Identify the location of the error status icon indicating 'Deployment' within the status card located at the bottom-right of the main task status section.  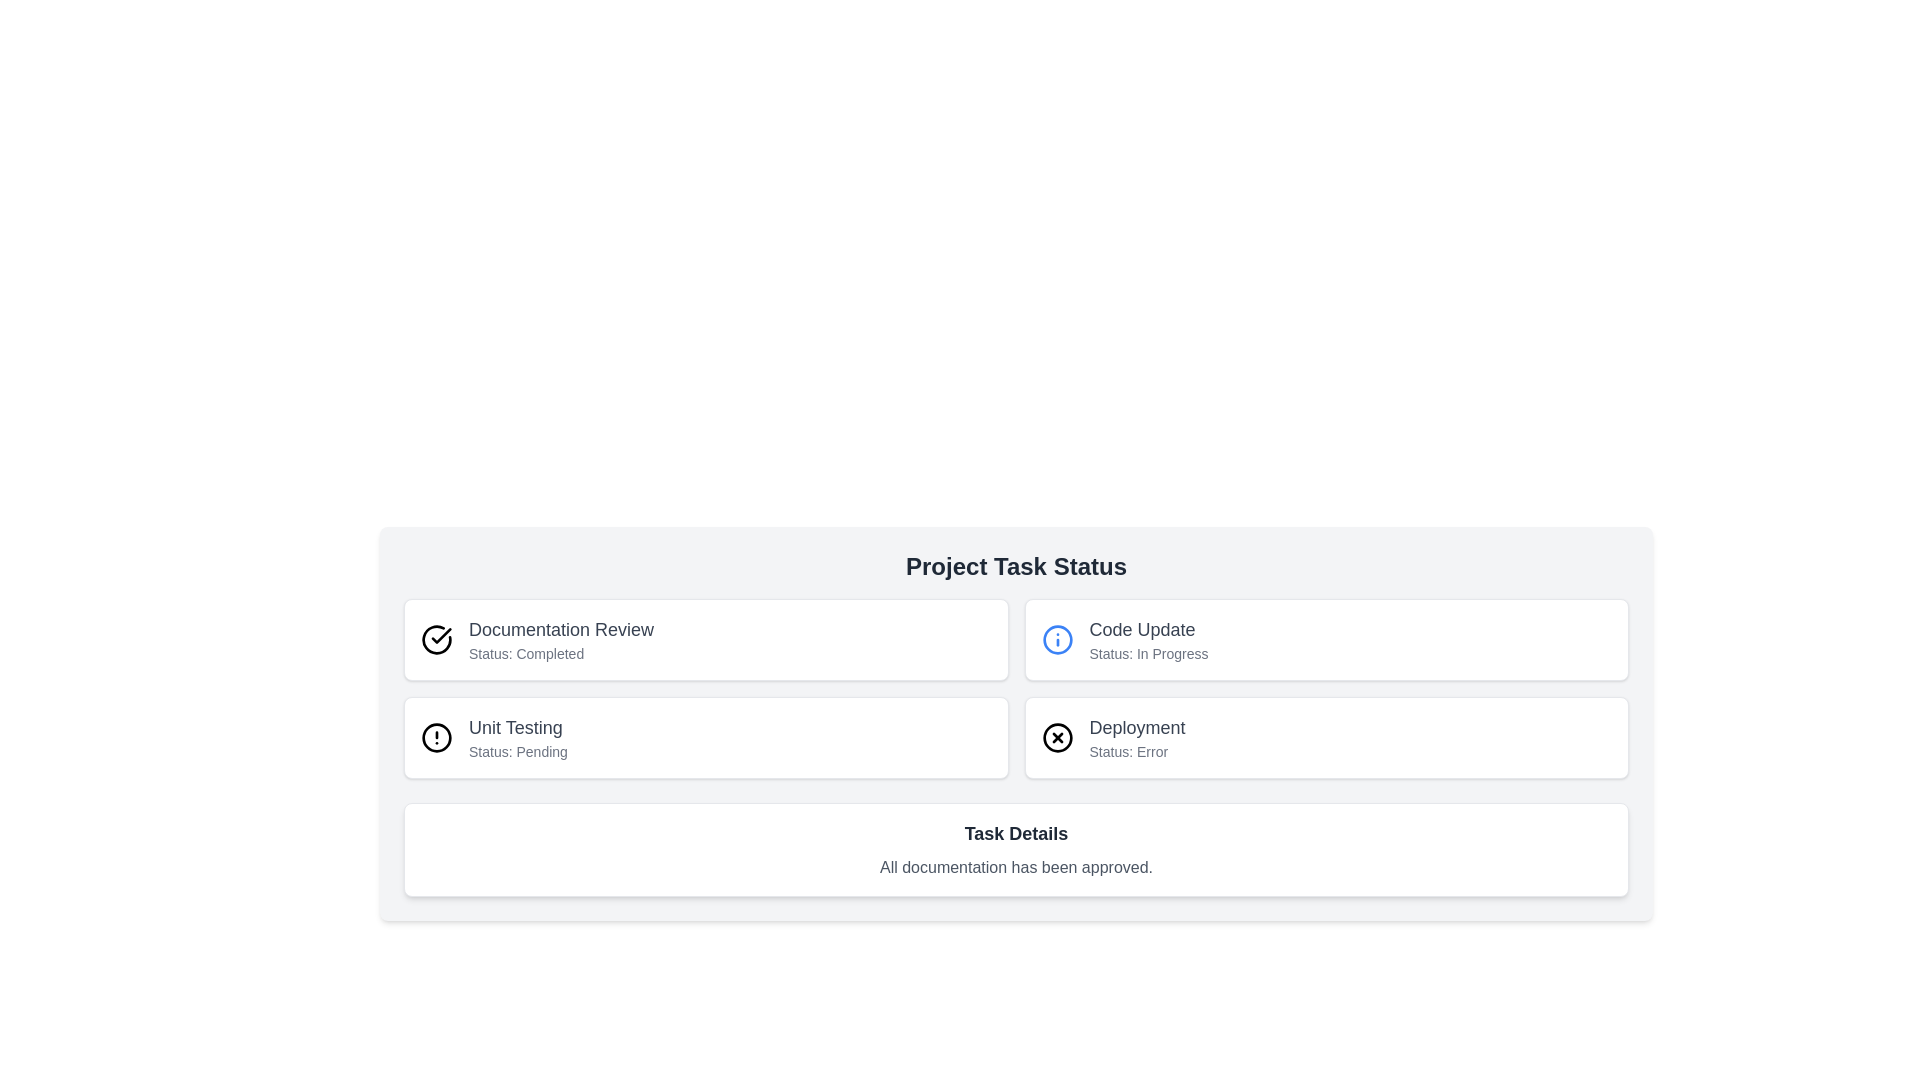
(1056, 737).